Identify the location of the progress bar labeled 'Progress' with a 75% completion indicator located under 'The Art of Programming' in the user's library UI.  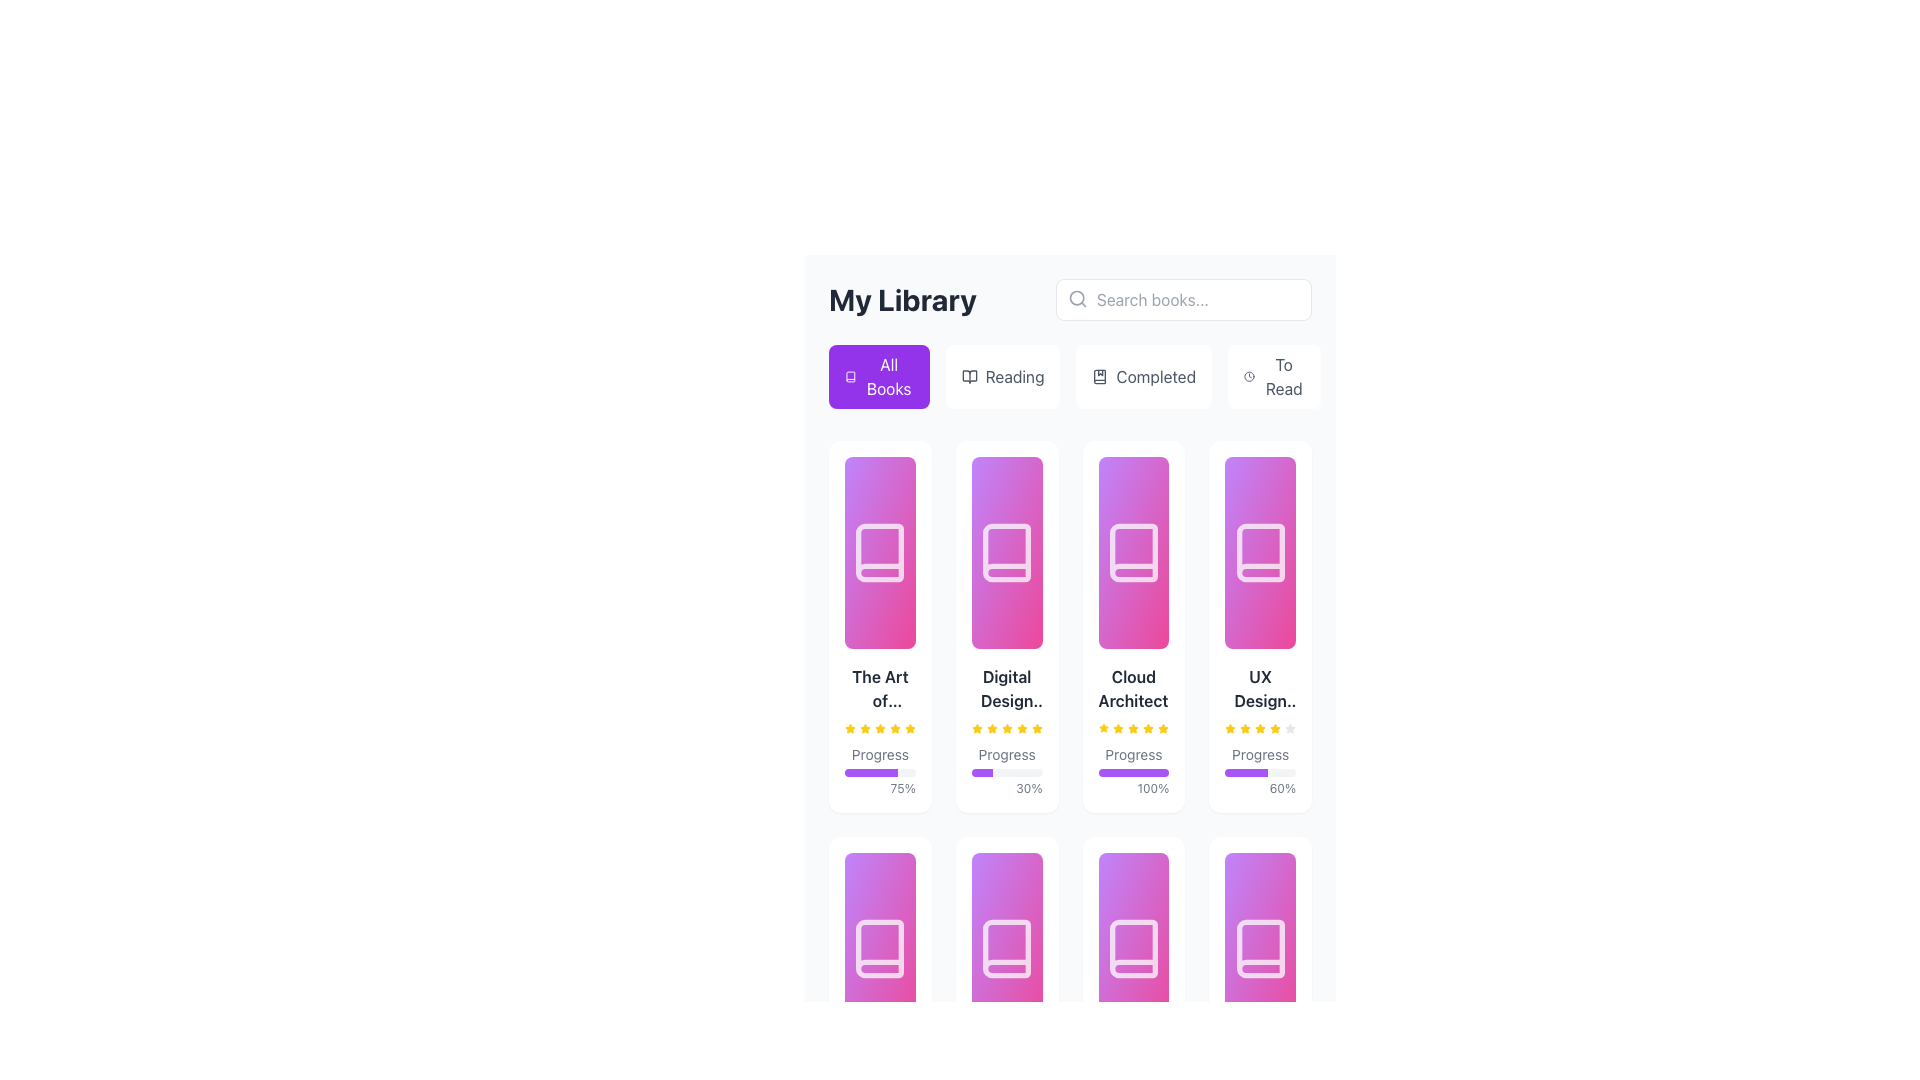
(880, 731).